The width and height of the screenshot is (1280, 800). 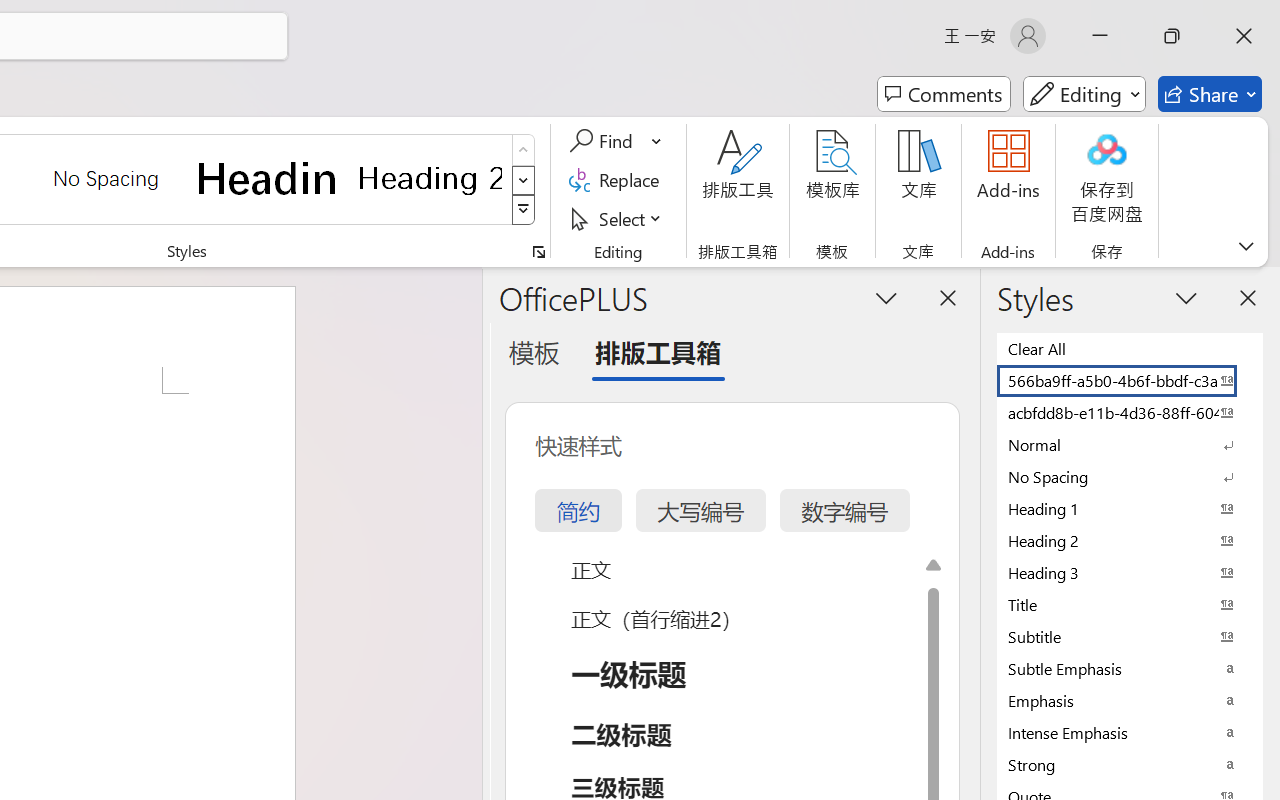 I want to click on 'Find', so click(x=603, y=141).